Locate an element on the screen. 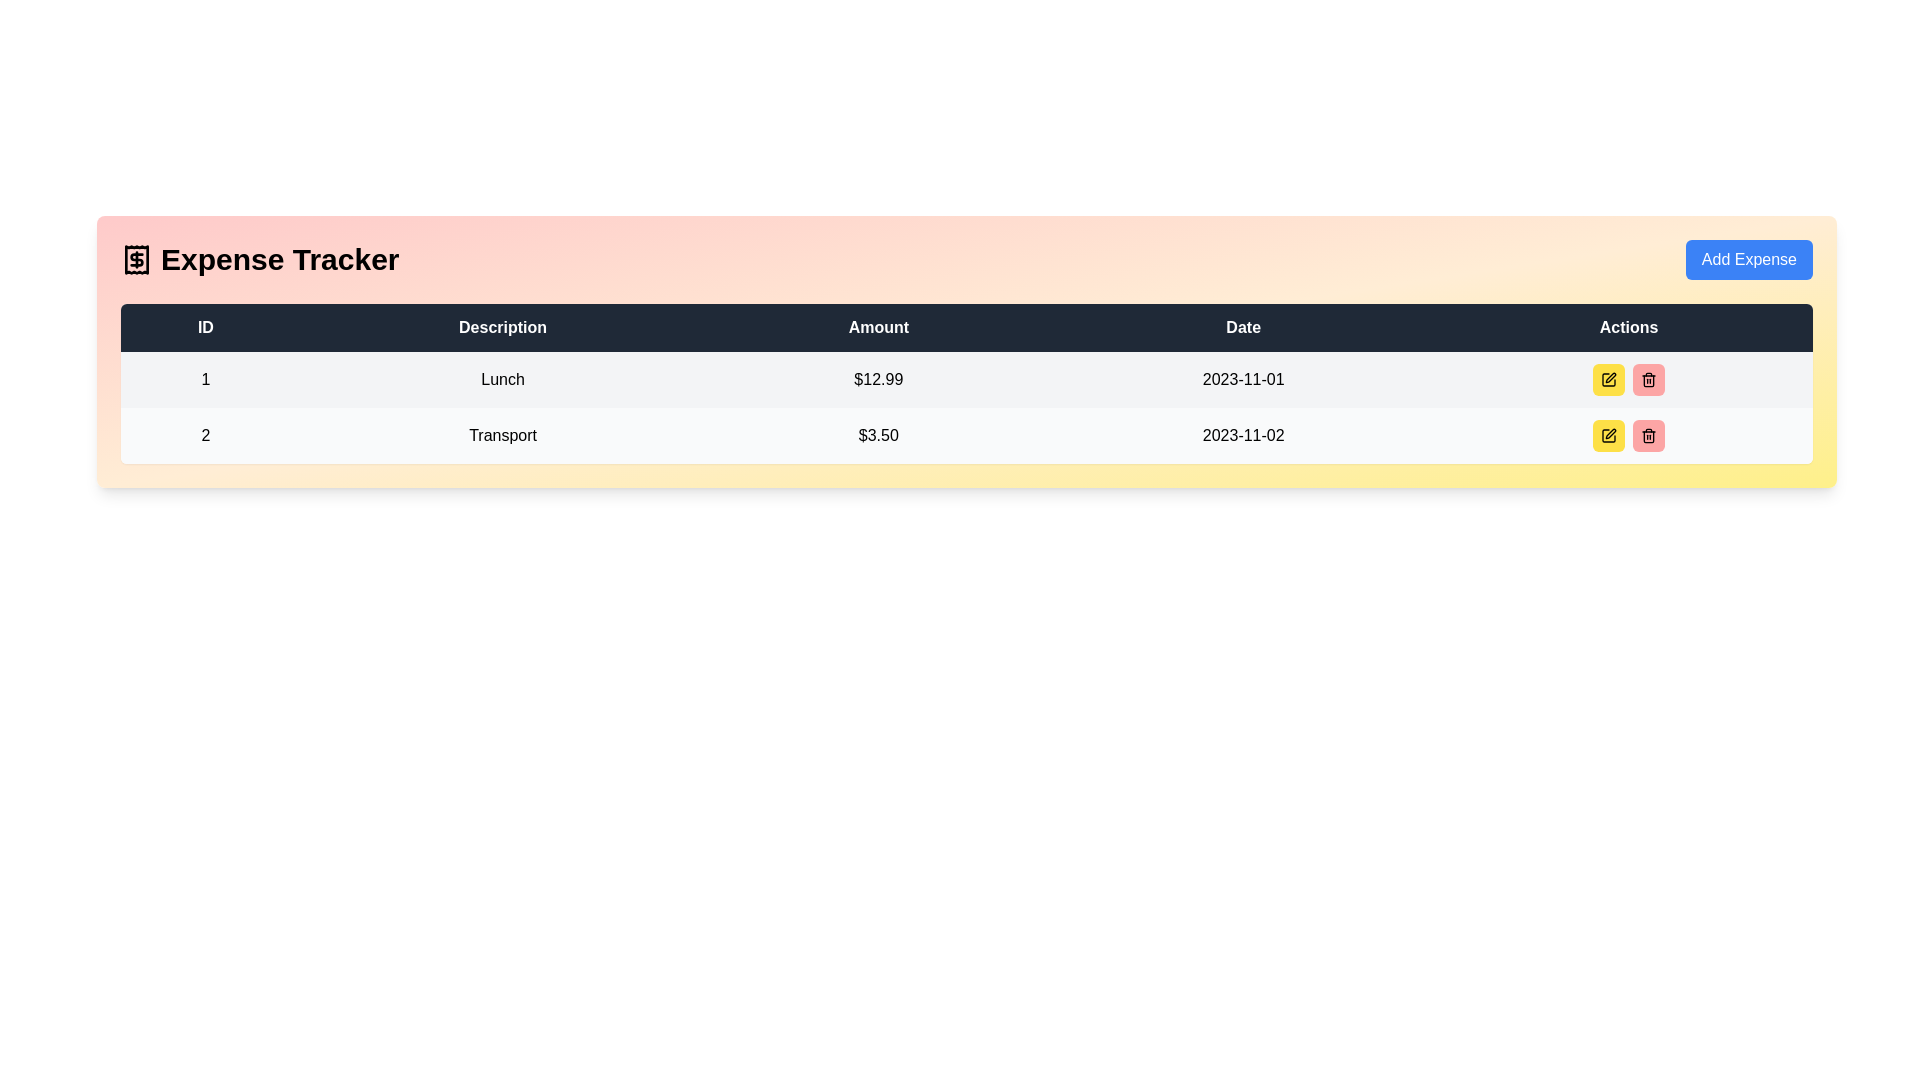 This screenshot has width=1920, height=1080. the delete icon button located in the 'Actions' column of the second row in the table is located at coordinates (1649, 434).